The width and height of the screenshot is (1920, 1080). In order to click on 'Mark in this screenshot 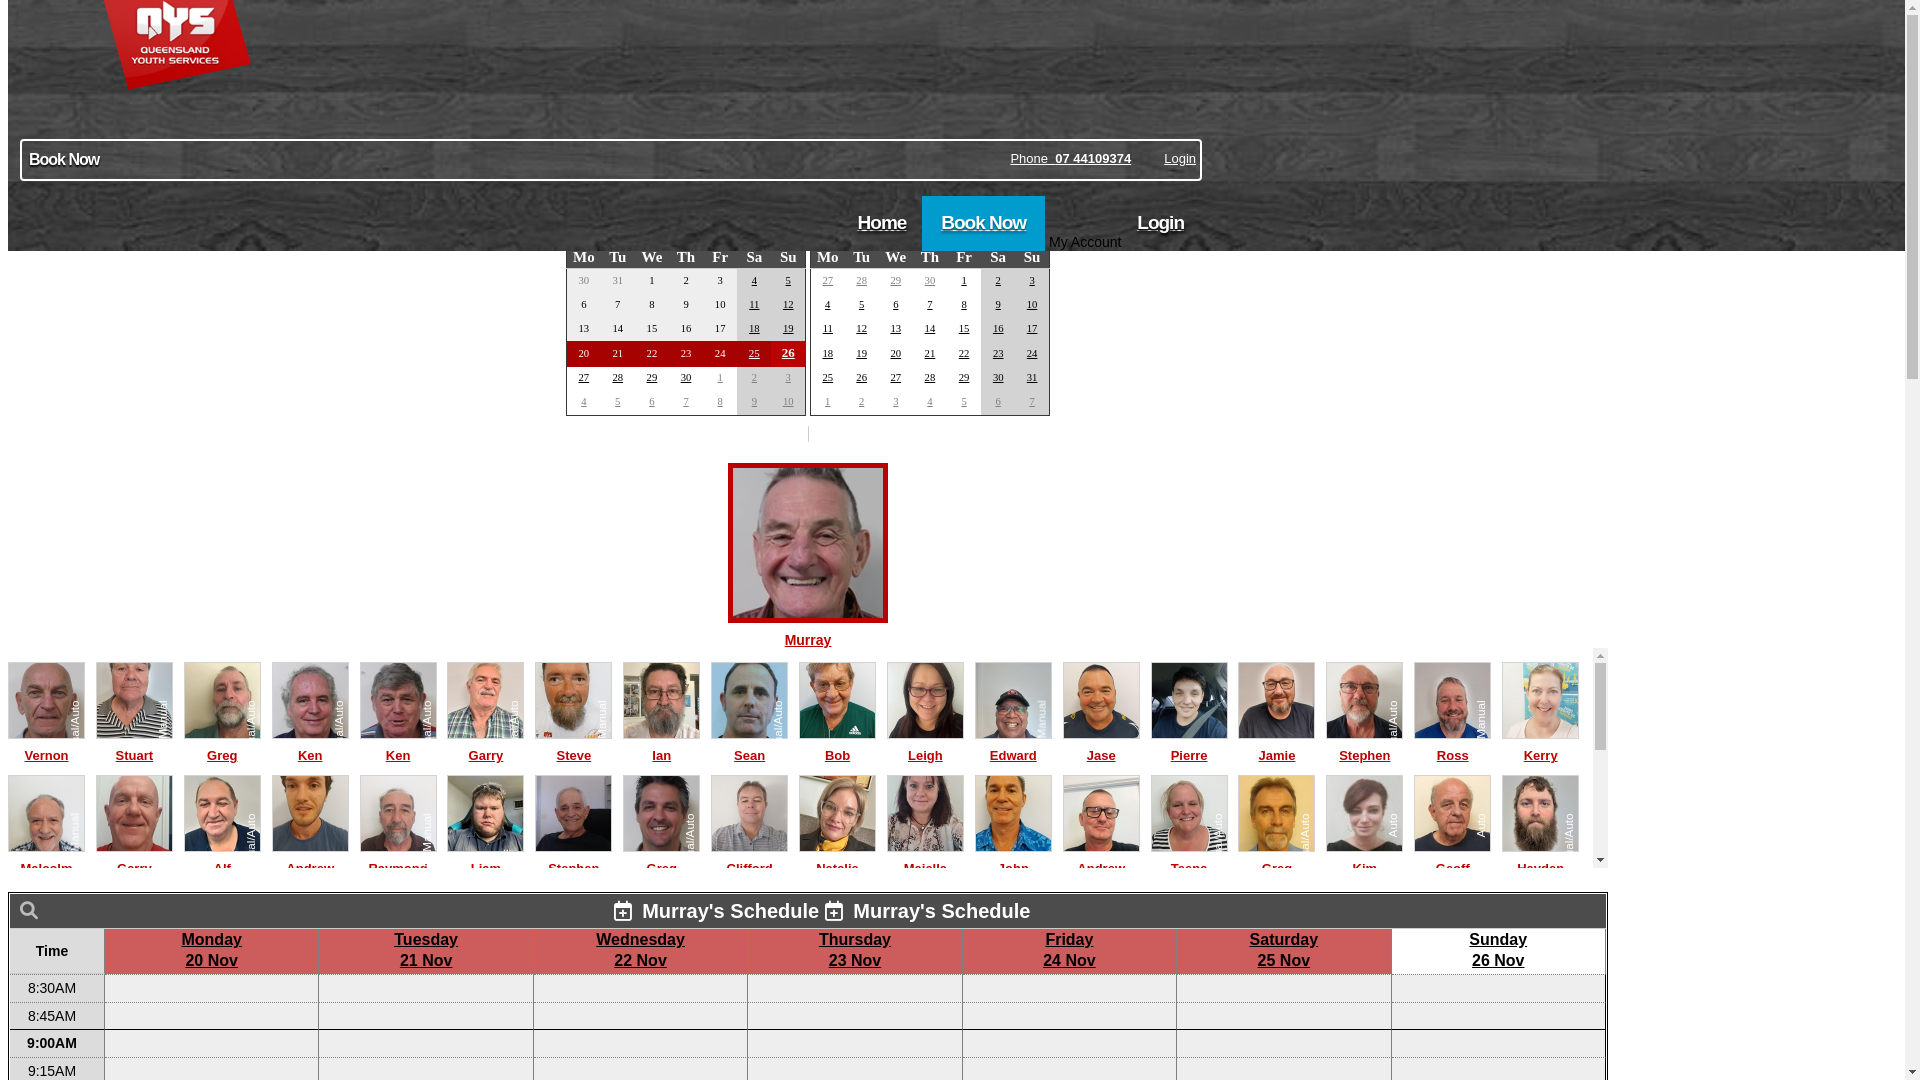, I will do `click(1100, 970)`.